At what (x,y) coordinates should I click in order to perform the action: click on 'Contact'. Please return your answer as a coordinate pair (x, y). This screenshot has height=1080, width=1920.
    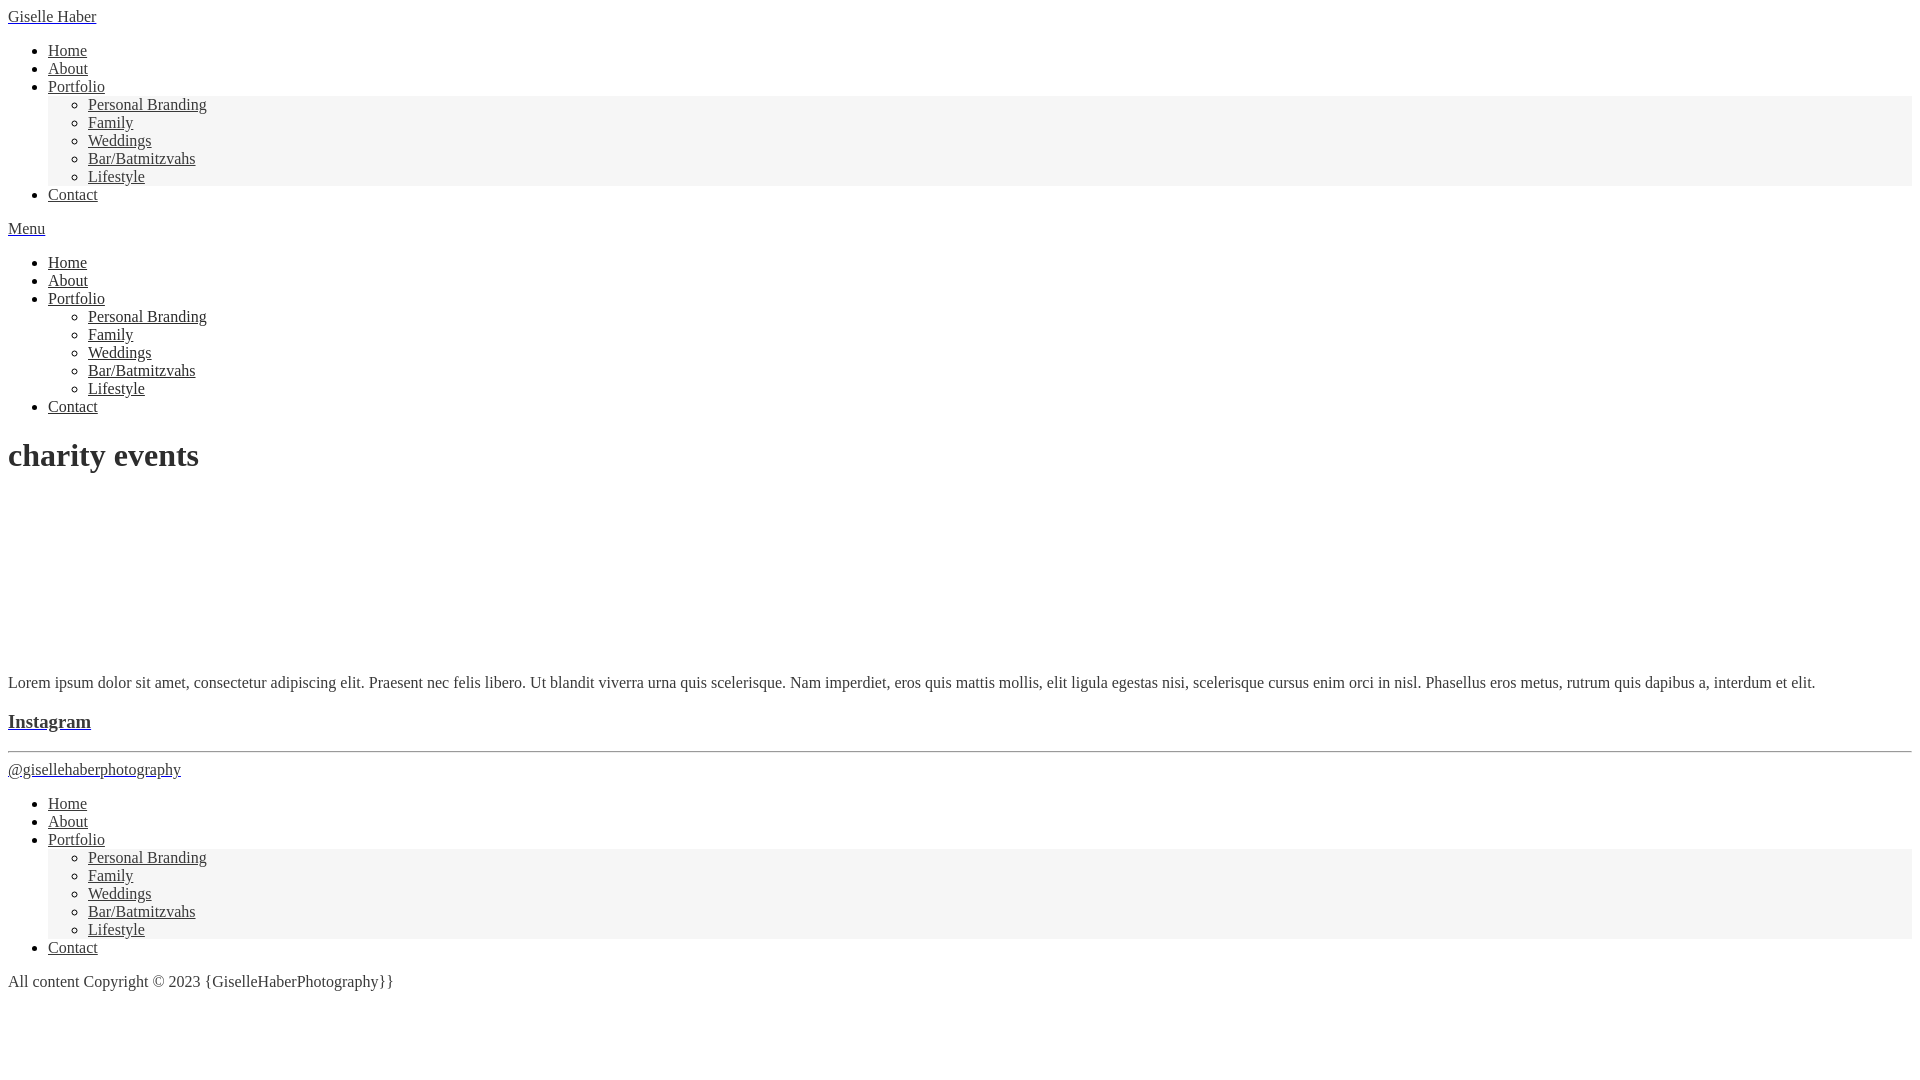
    Looking at the image, I should click on (72, 194).